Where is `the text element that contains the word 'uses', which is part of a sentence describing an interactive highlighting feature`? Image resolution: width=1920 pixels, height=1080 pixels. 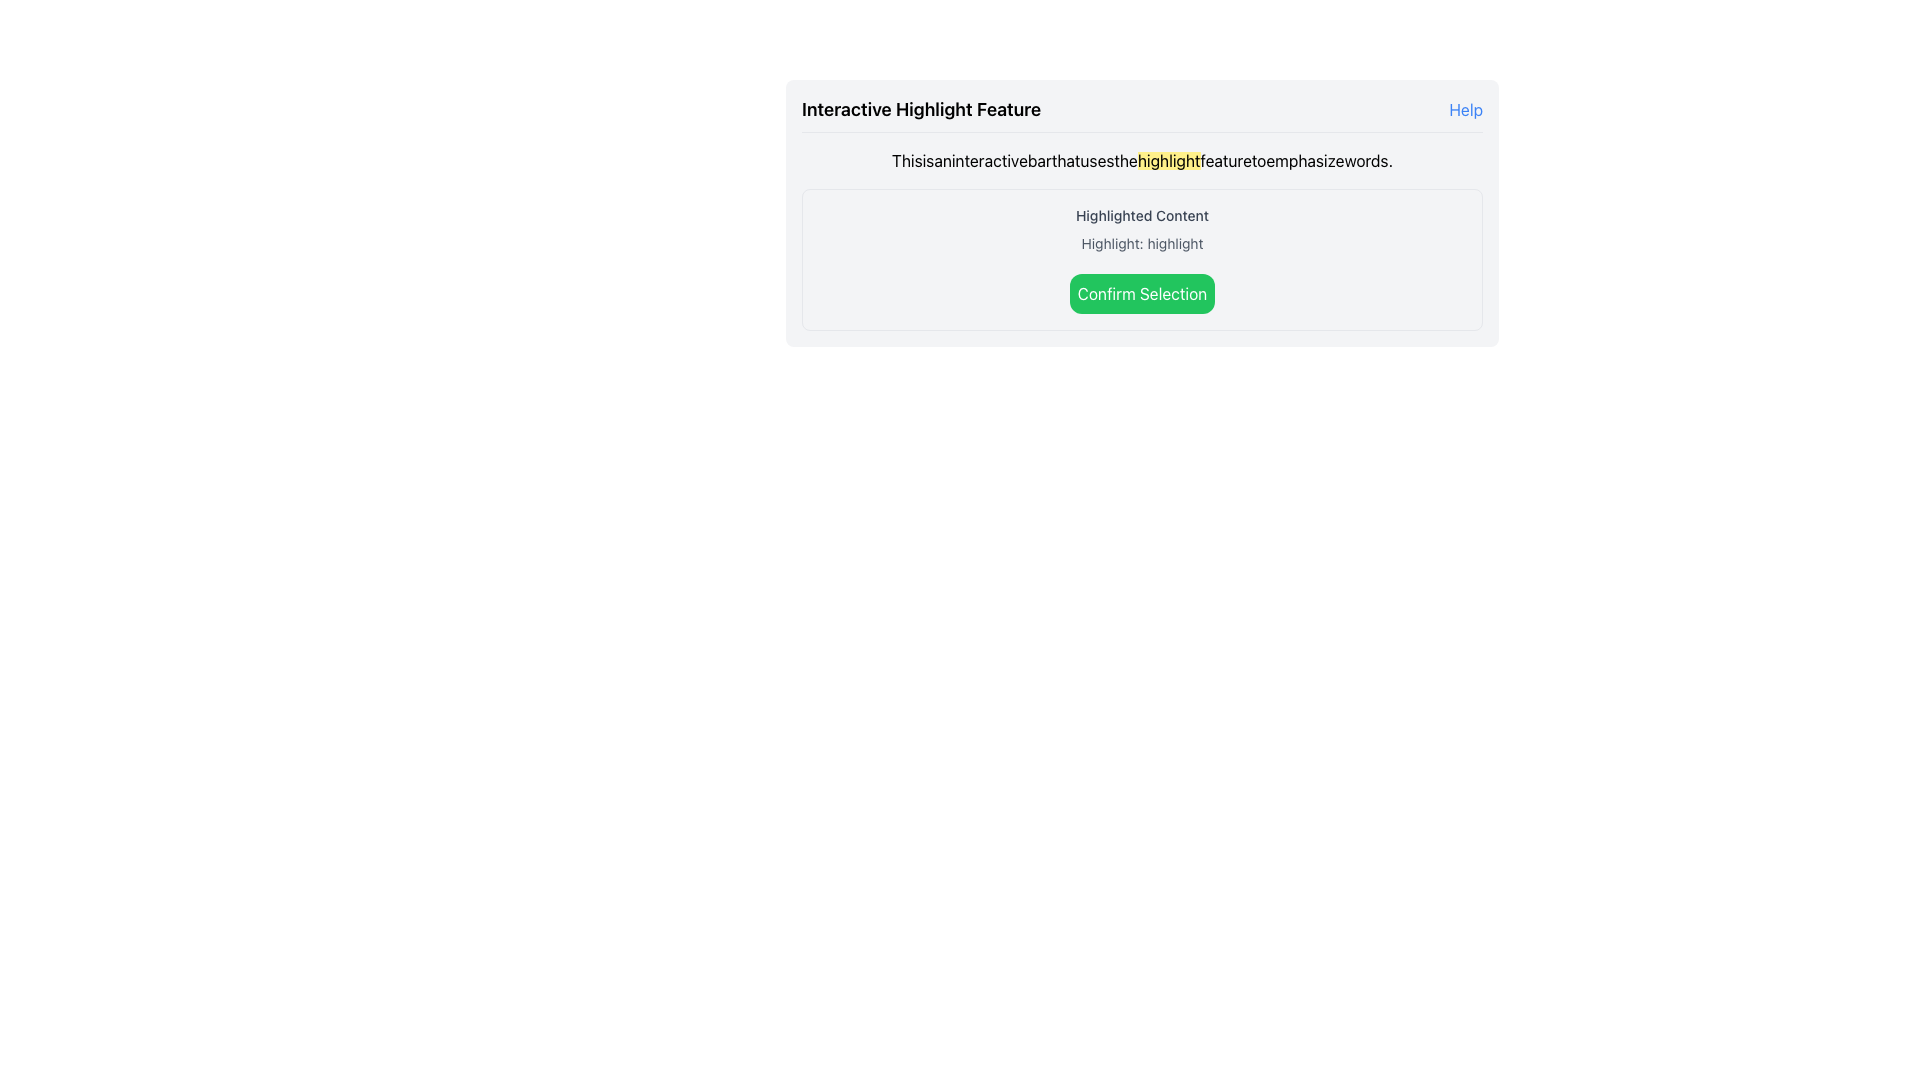
the text element that contains the word 'uses', which is part of a sentence describing an interactive highlighting feature is located at coordinates (1096, 160).